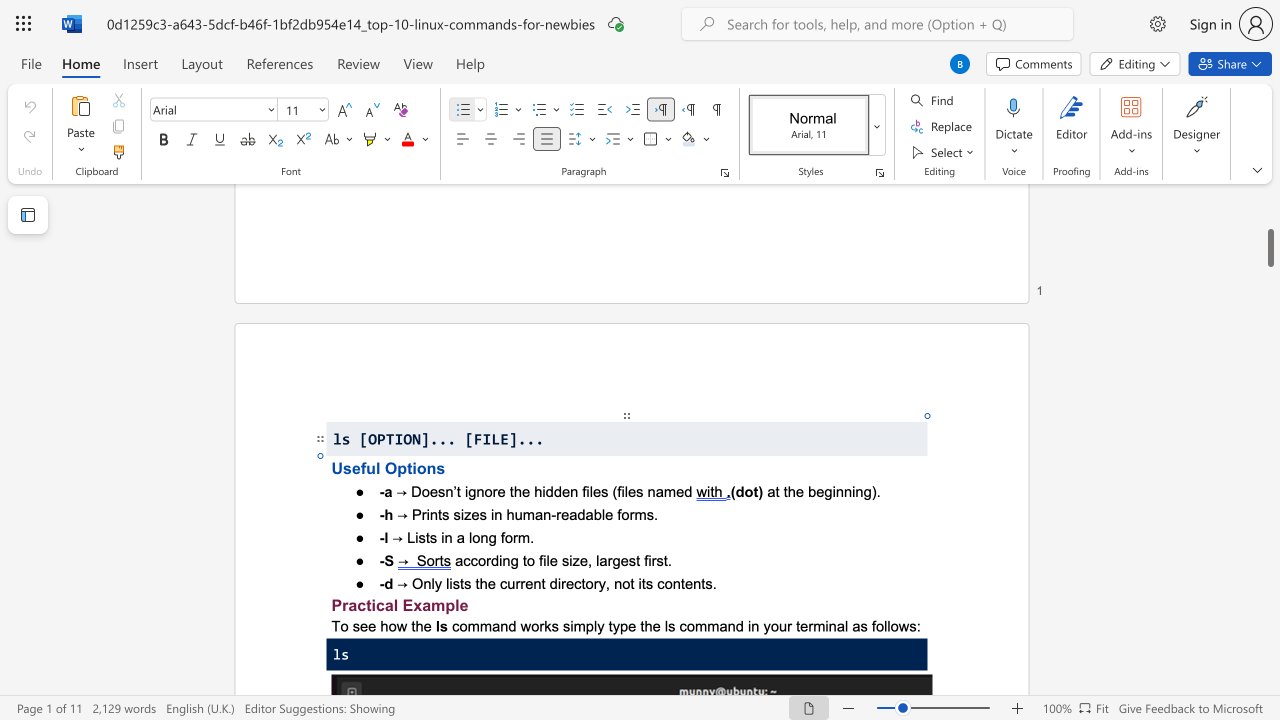 Image resolution: width=1280 pixels, height=720 pixels. Describe the element at coordinates (412, 536) in the screenshot. I see `the space between the continuous character "L" and "i" in the text` at that location.